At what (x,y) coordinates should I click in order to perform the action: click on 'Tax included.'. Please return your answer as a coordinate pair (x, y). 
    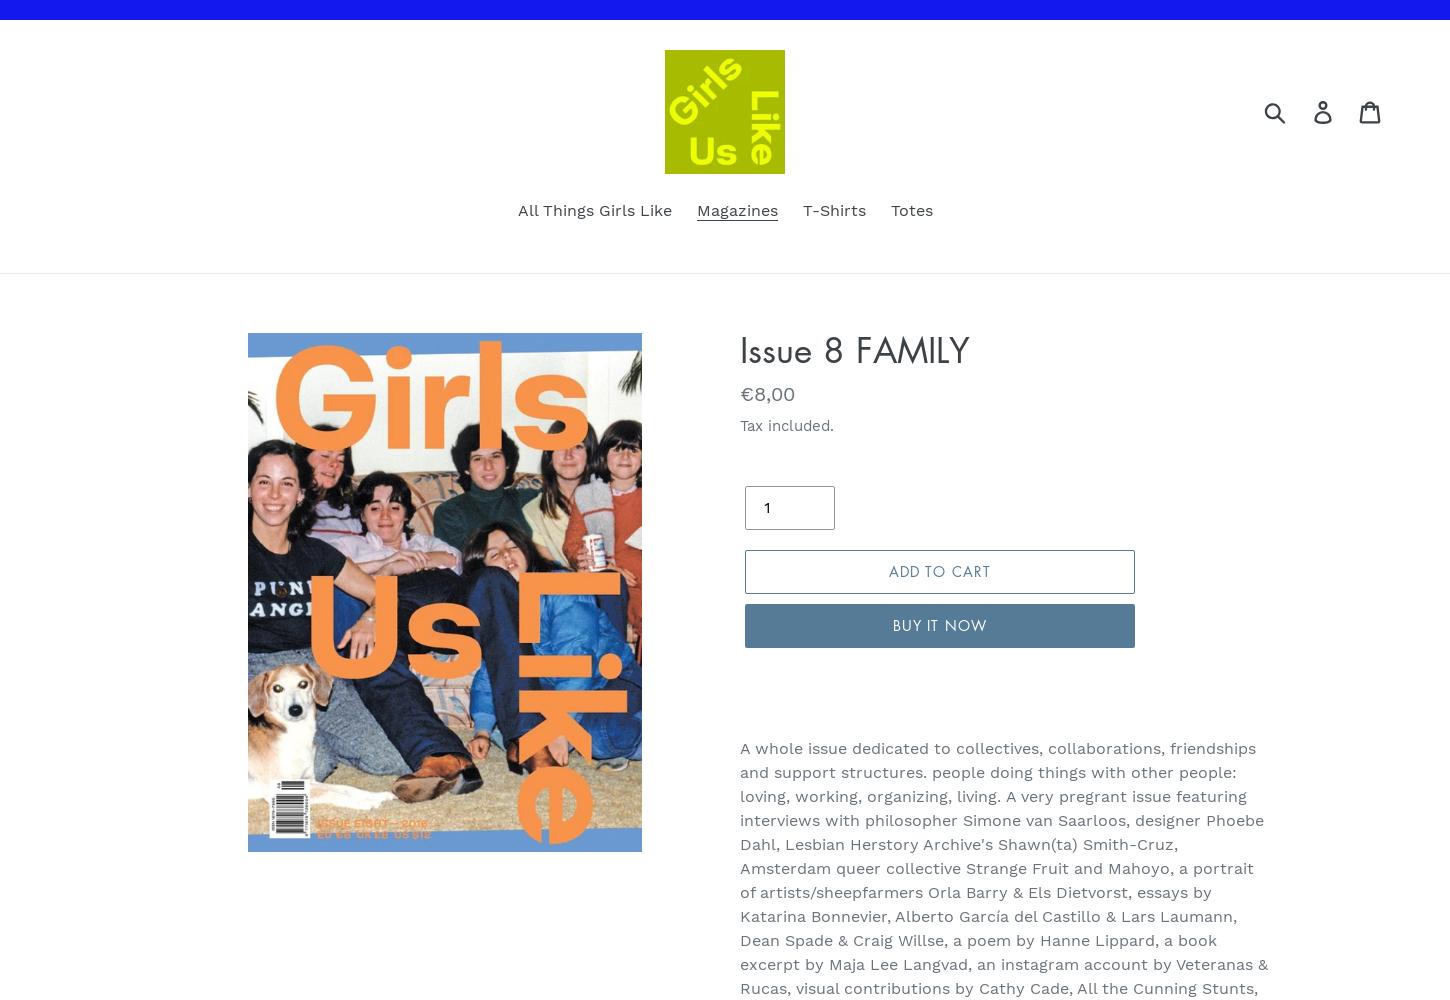
    Looking at the image, I should click on (739, 426).